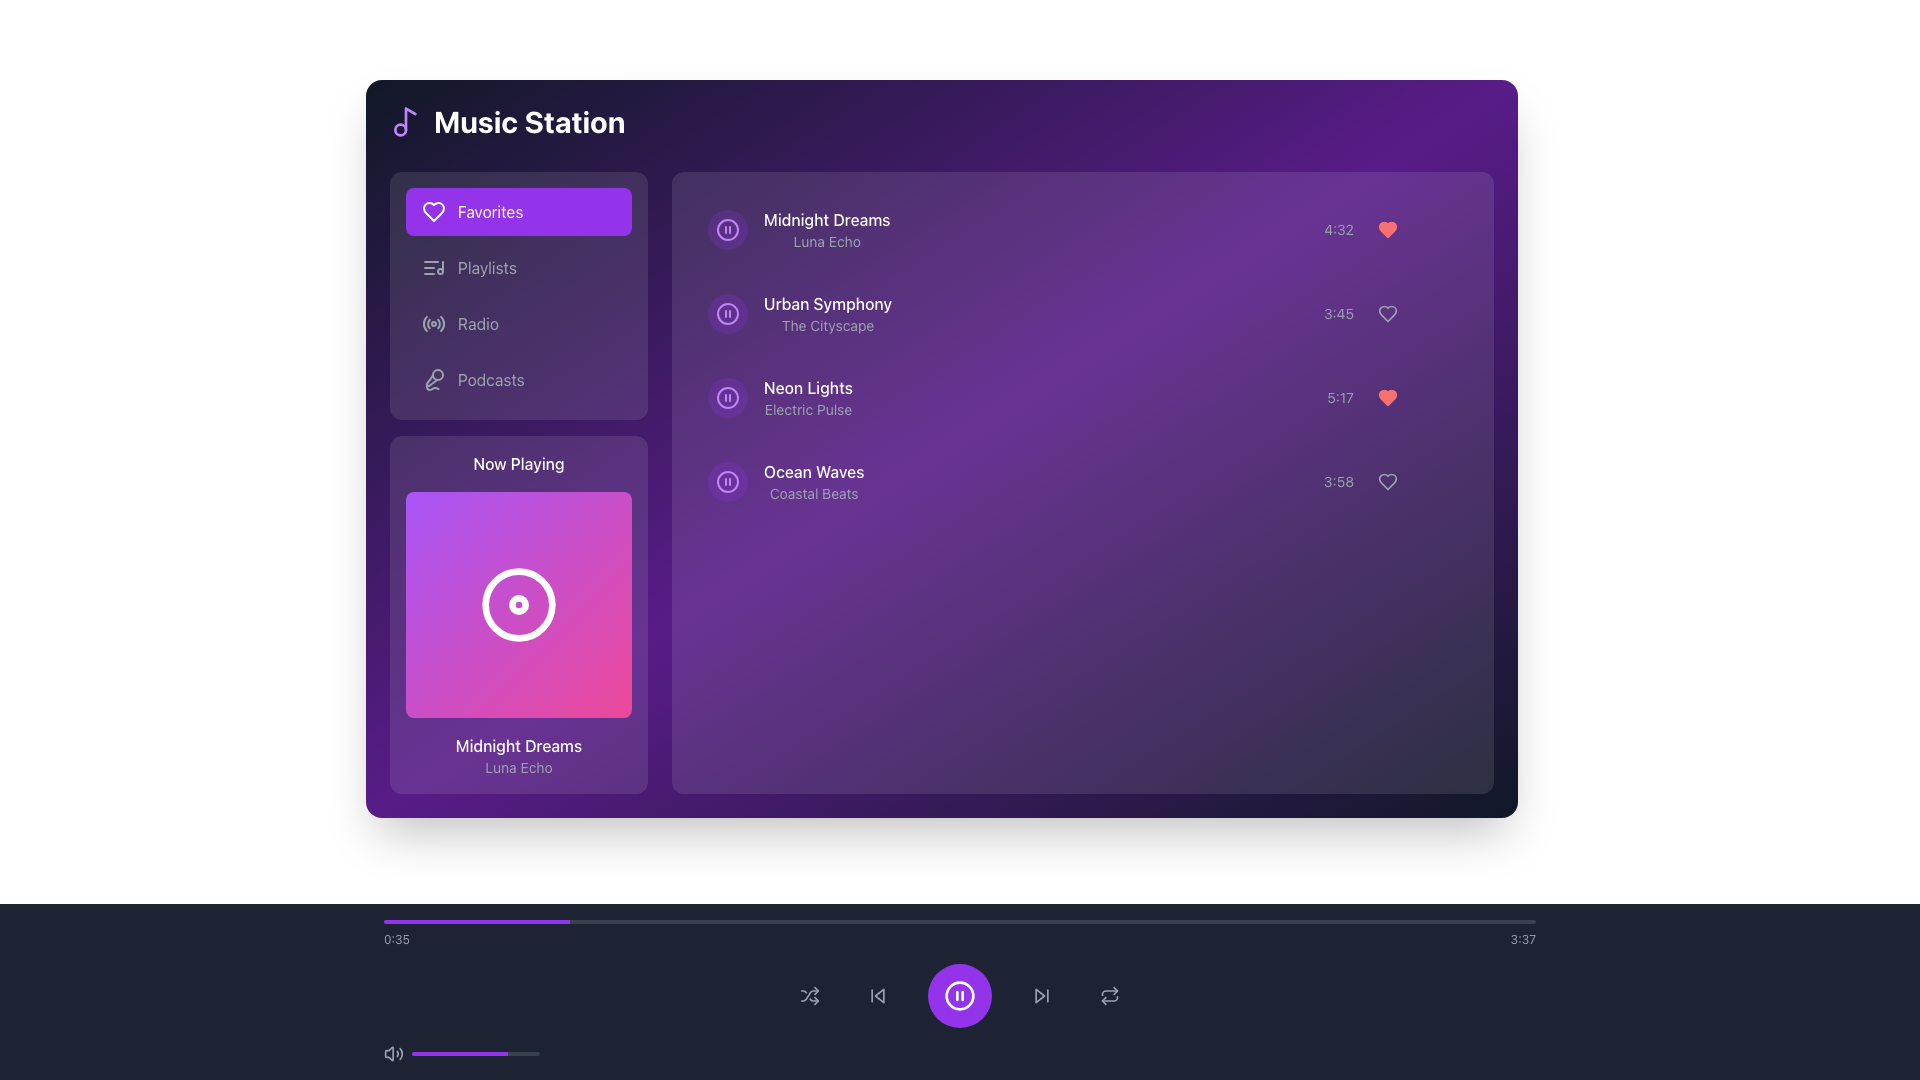 The height and width of the screenshot is (1080, 1920). I want to click on playback position, so click(584, 921).